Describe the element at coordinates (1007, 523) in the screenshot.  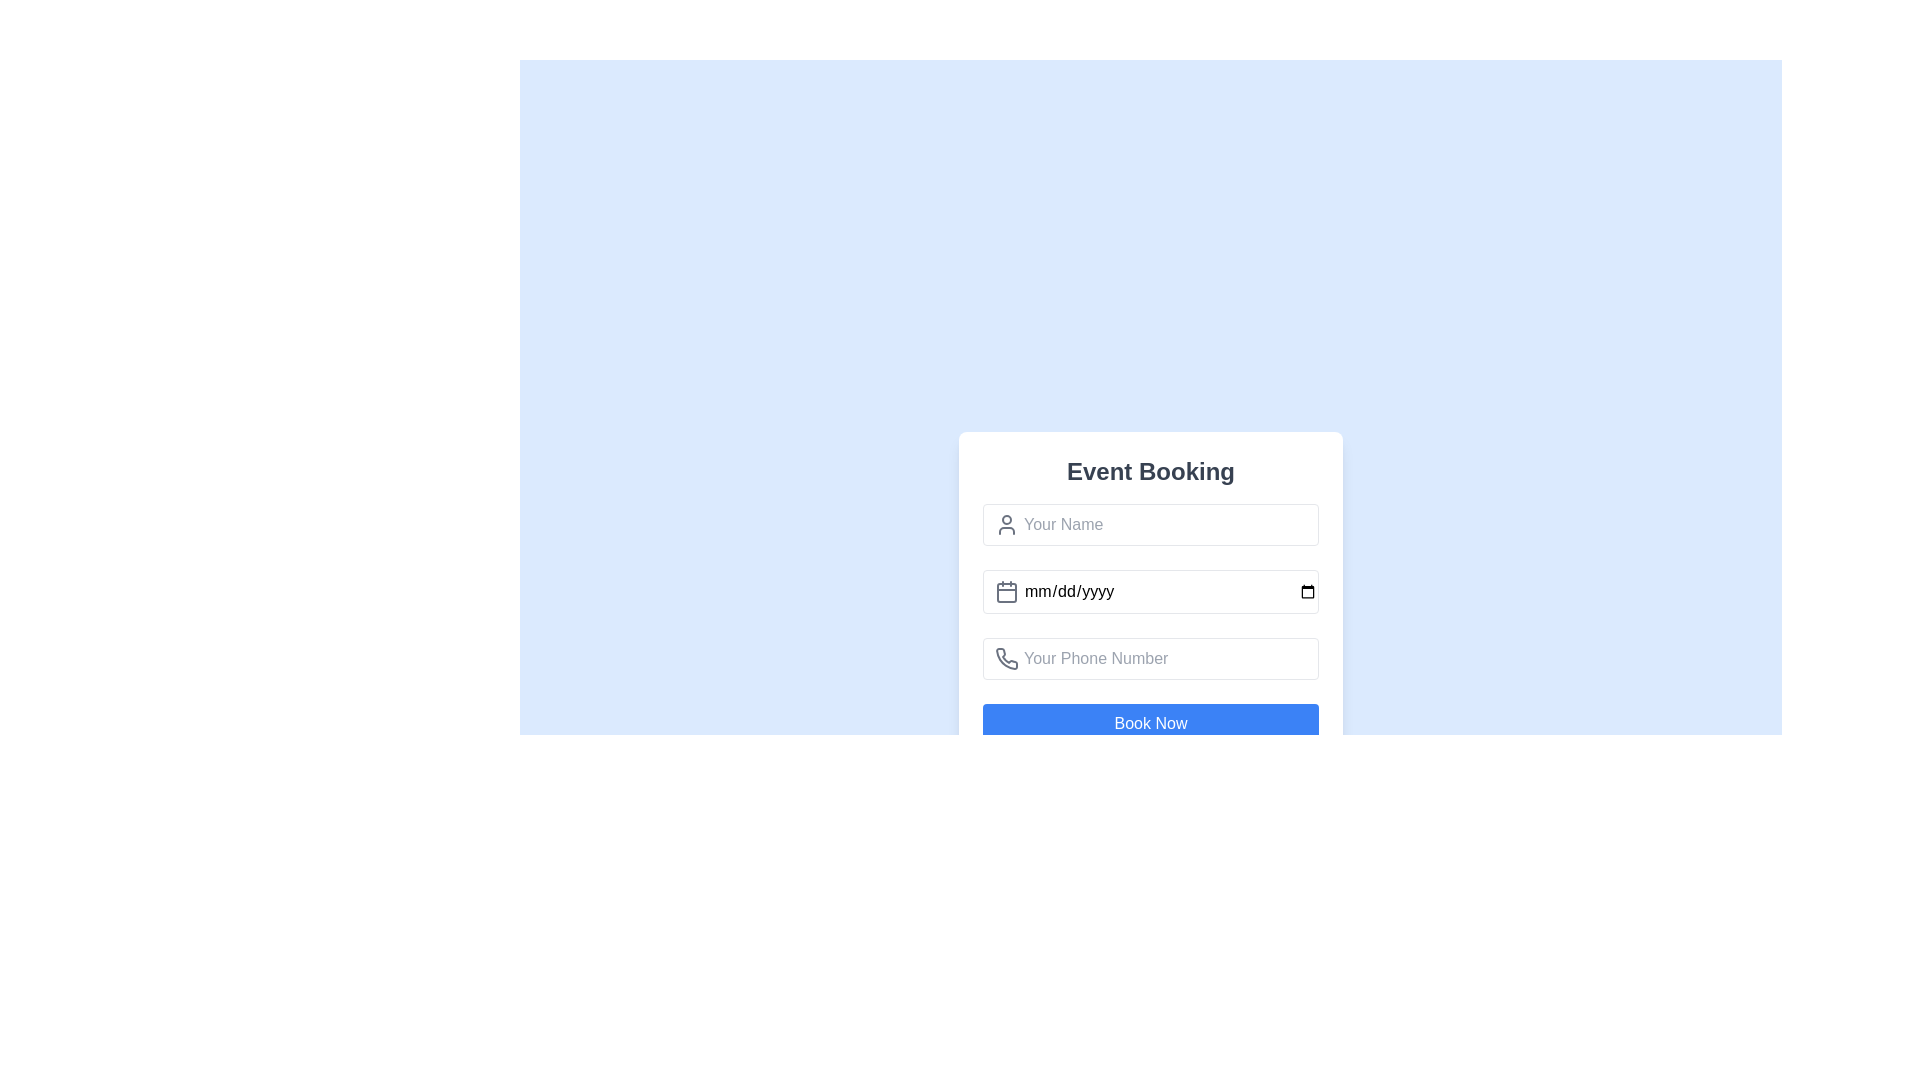
I see `the user silhouette icon located at the far-left side of the 'Your Name' input field in the 'Event Booking' form` at that location.